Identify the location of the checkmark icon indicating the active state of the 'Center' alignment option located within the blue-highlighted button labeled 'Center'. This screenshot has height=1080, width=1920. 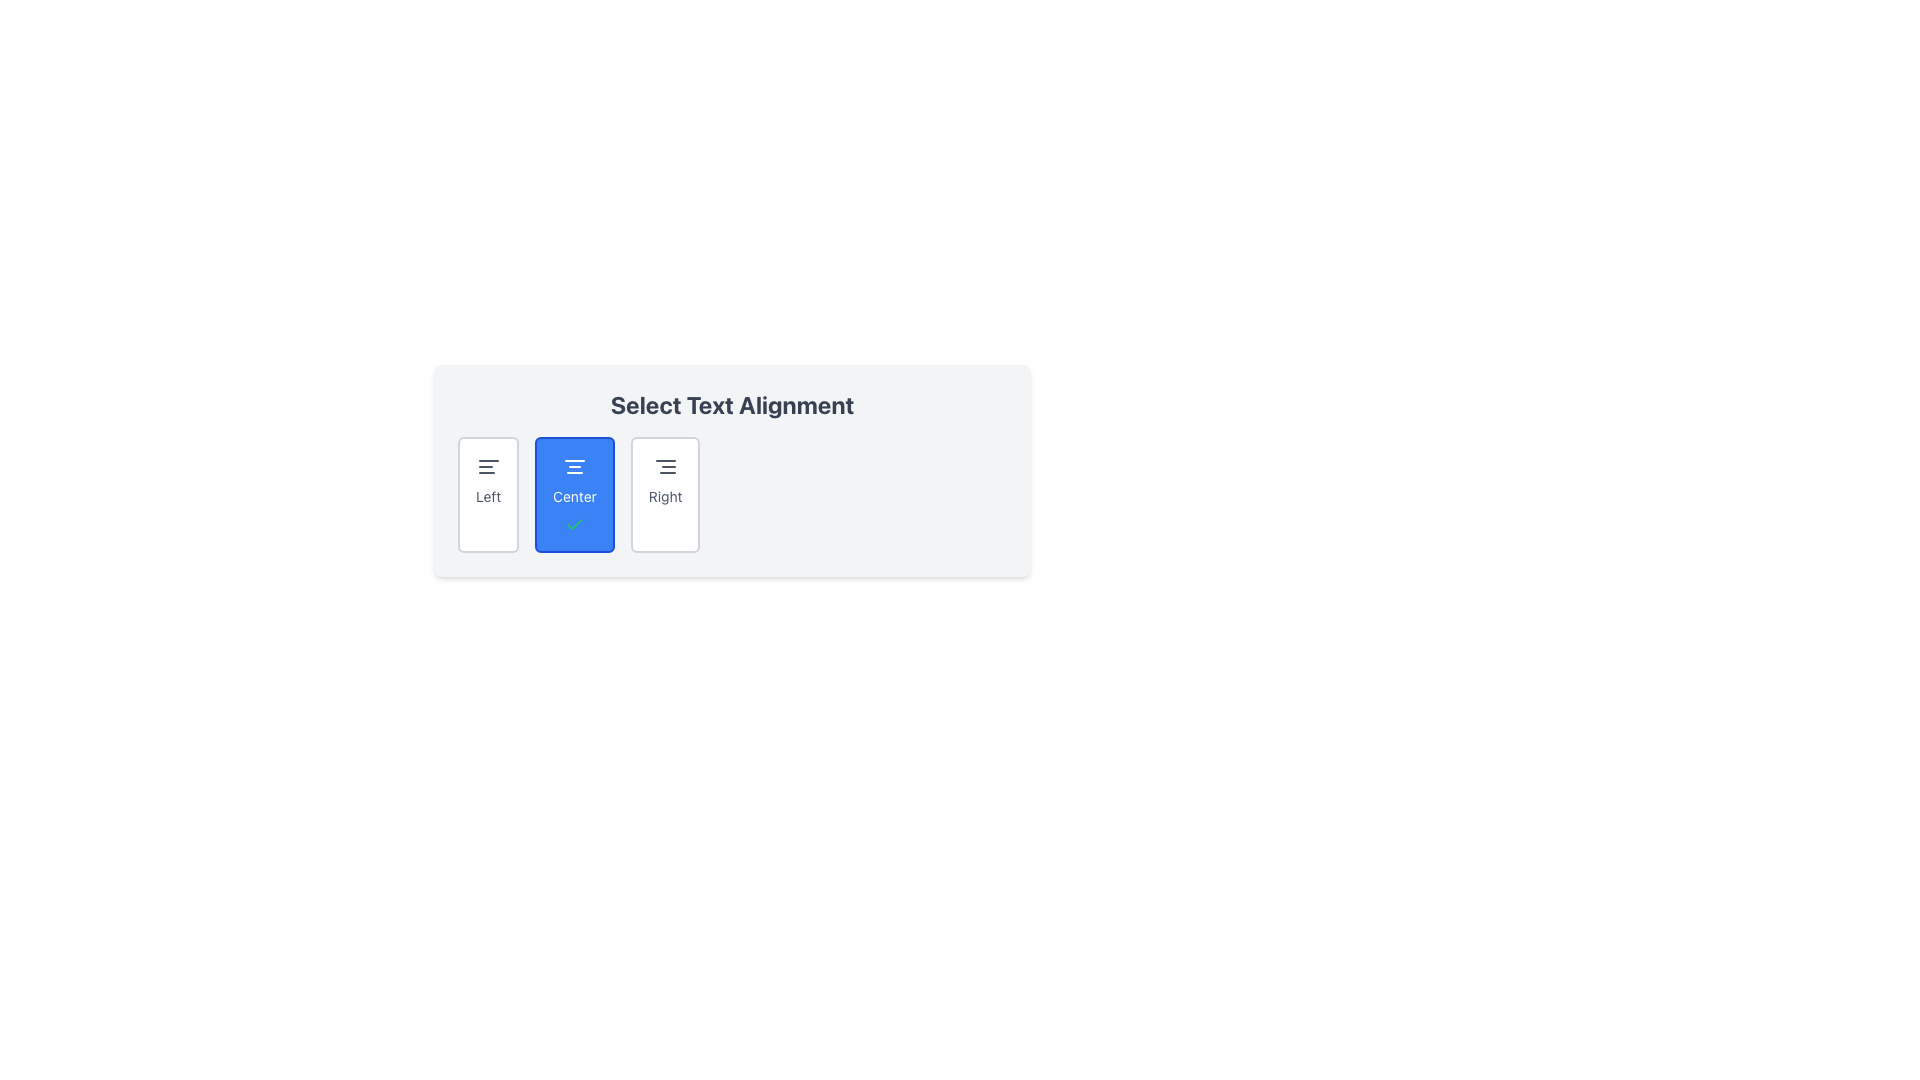
(574, 523).